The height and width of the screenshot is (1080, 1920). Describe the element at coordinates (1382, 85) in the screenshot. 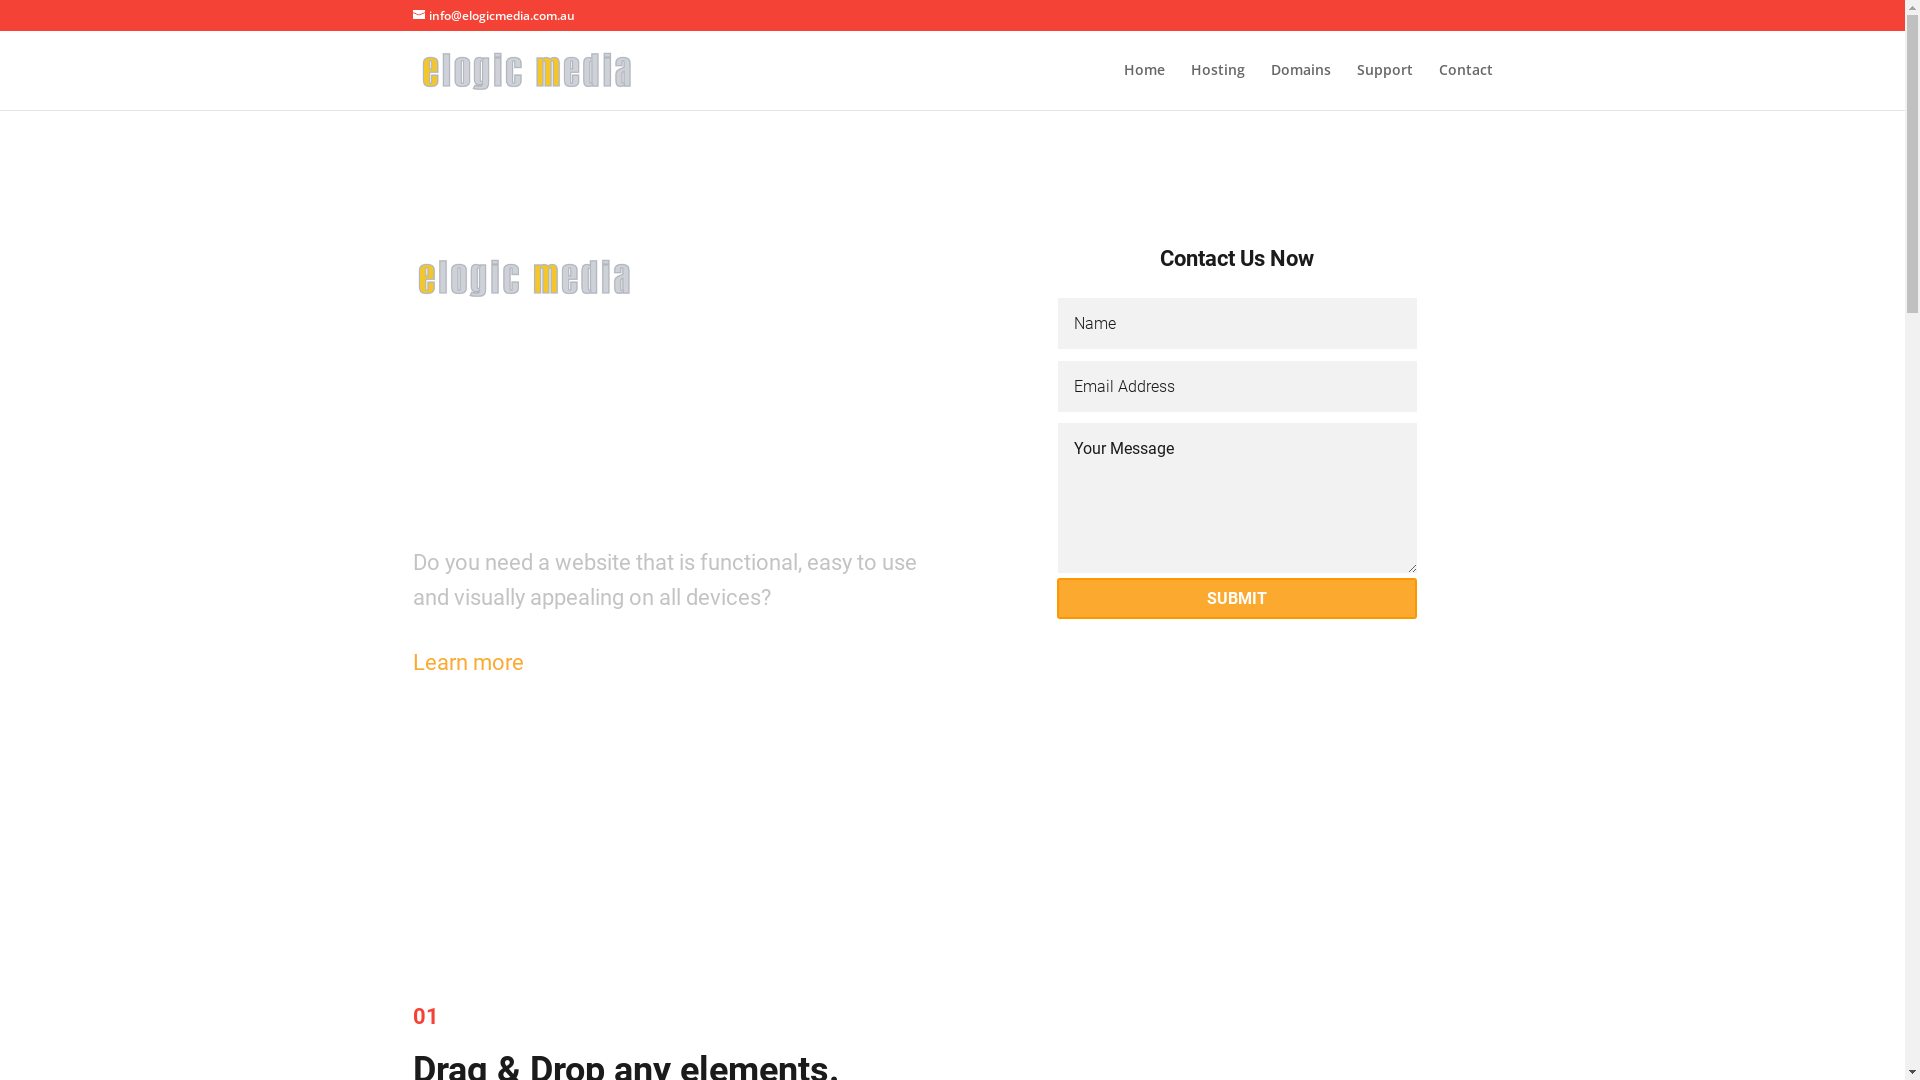

I see `'Support'` at that location.